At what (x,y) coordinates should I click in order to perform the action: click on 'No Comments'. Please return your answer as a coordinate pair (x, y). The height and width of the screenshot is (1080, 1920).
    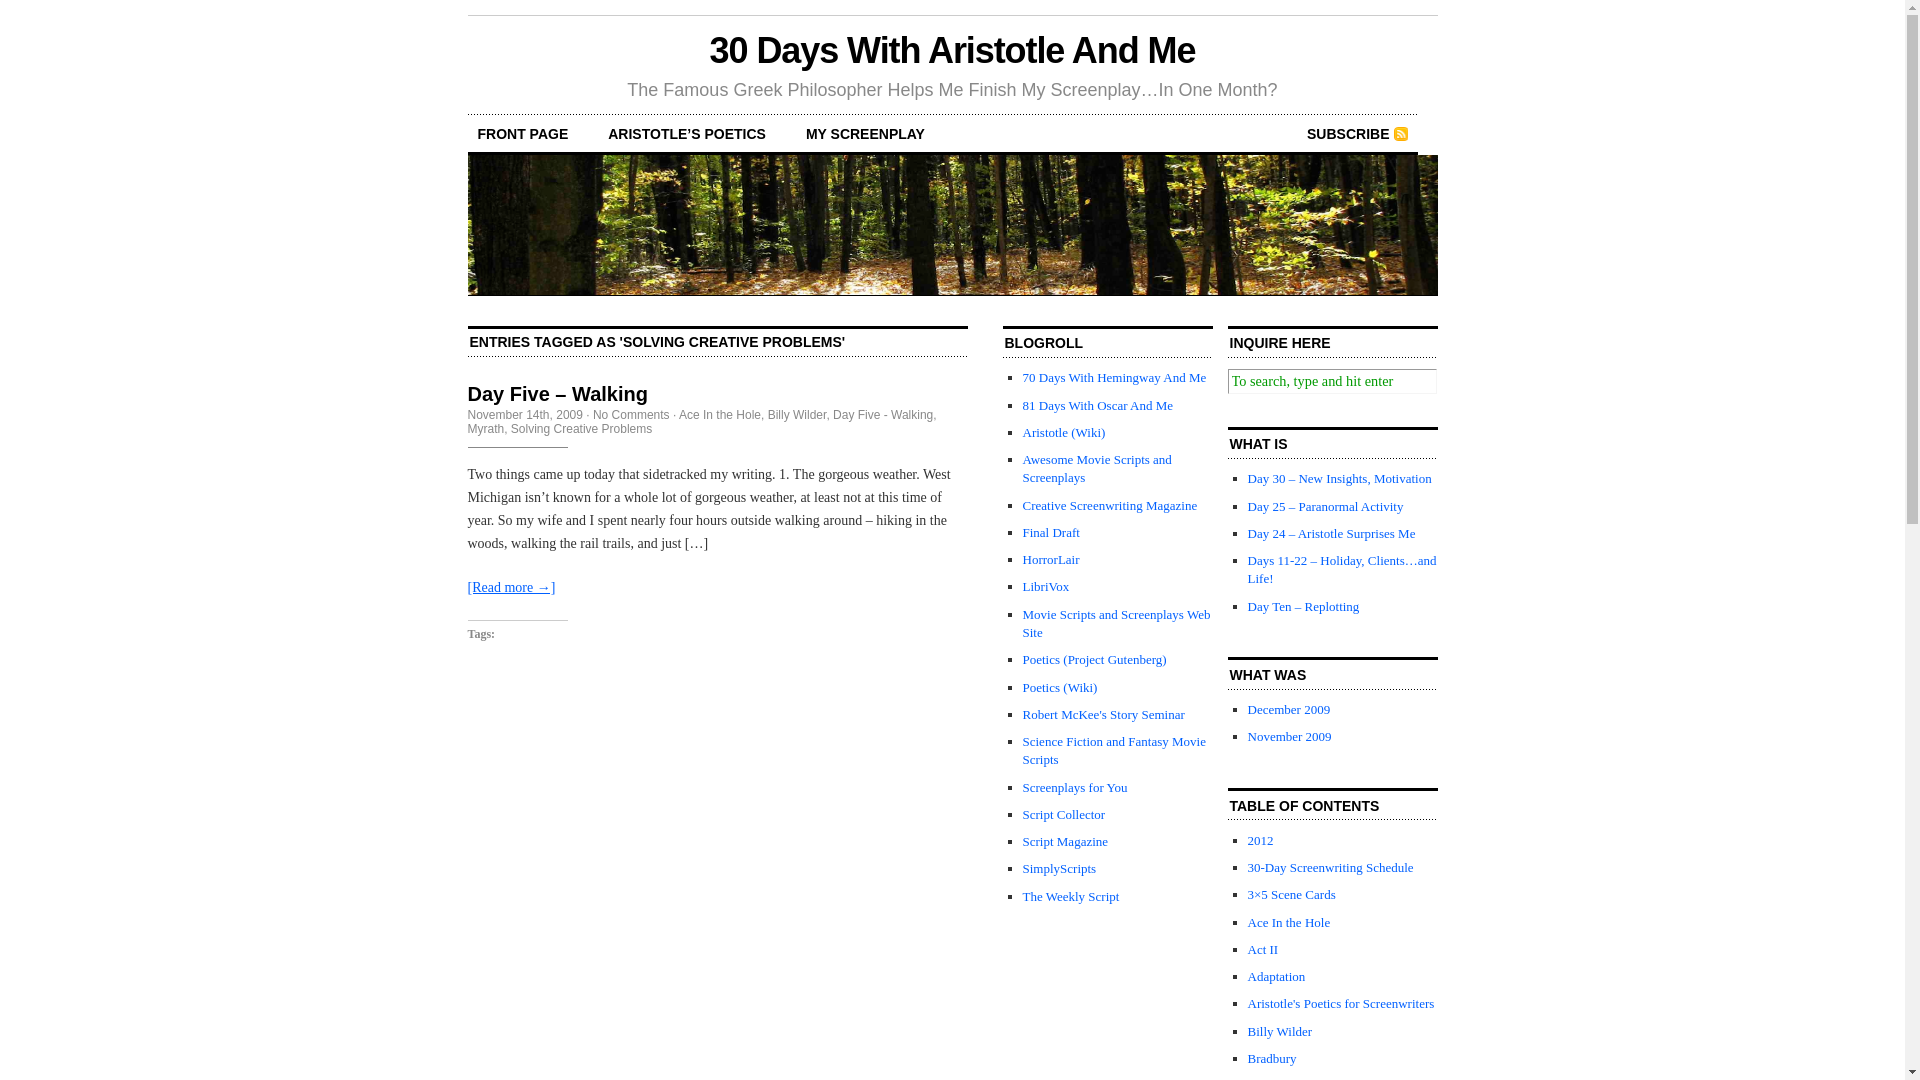
    Looking at the image, I should click on (630, 414).